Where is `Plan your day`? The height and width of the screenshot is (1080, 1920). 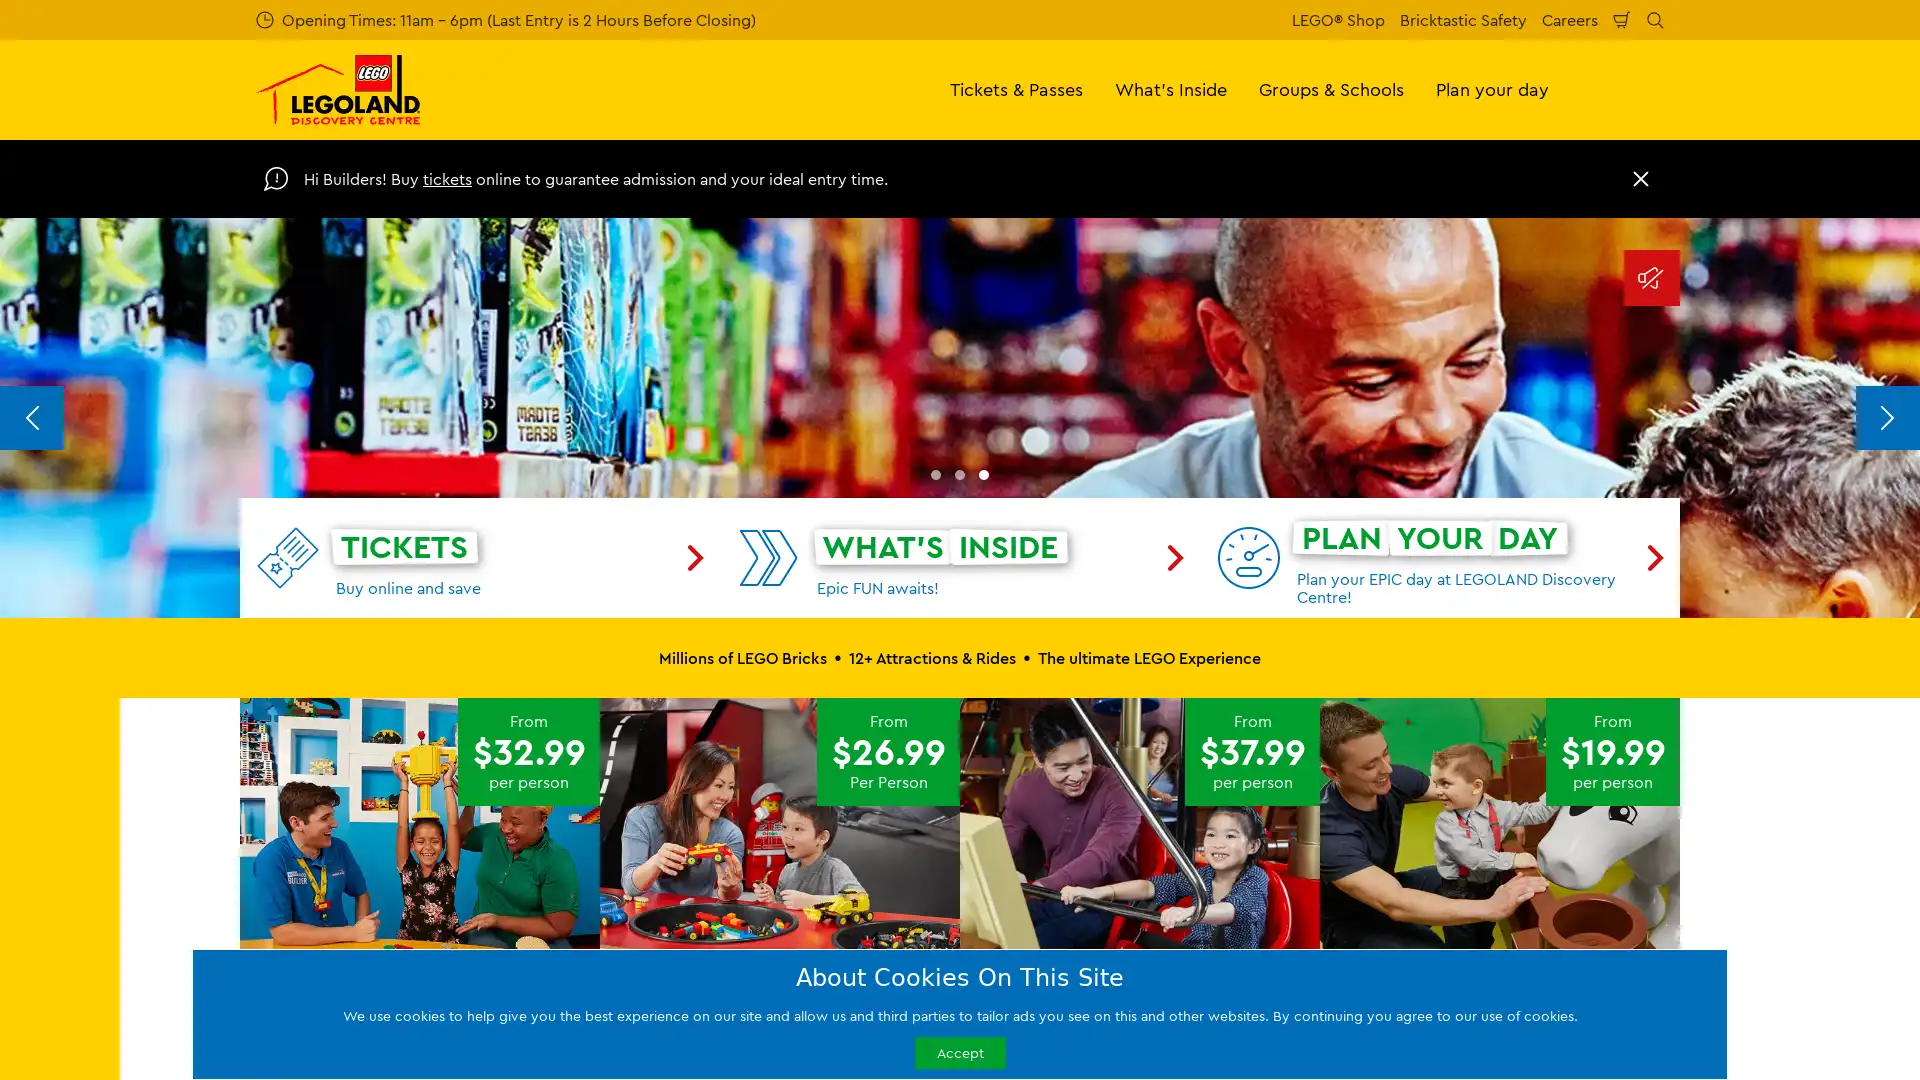 Plan your day is located at coordinates (1492, 88).